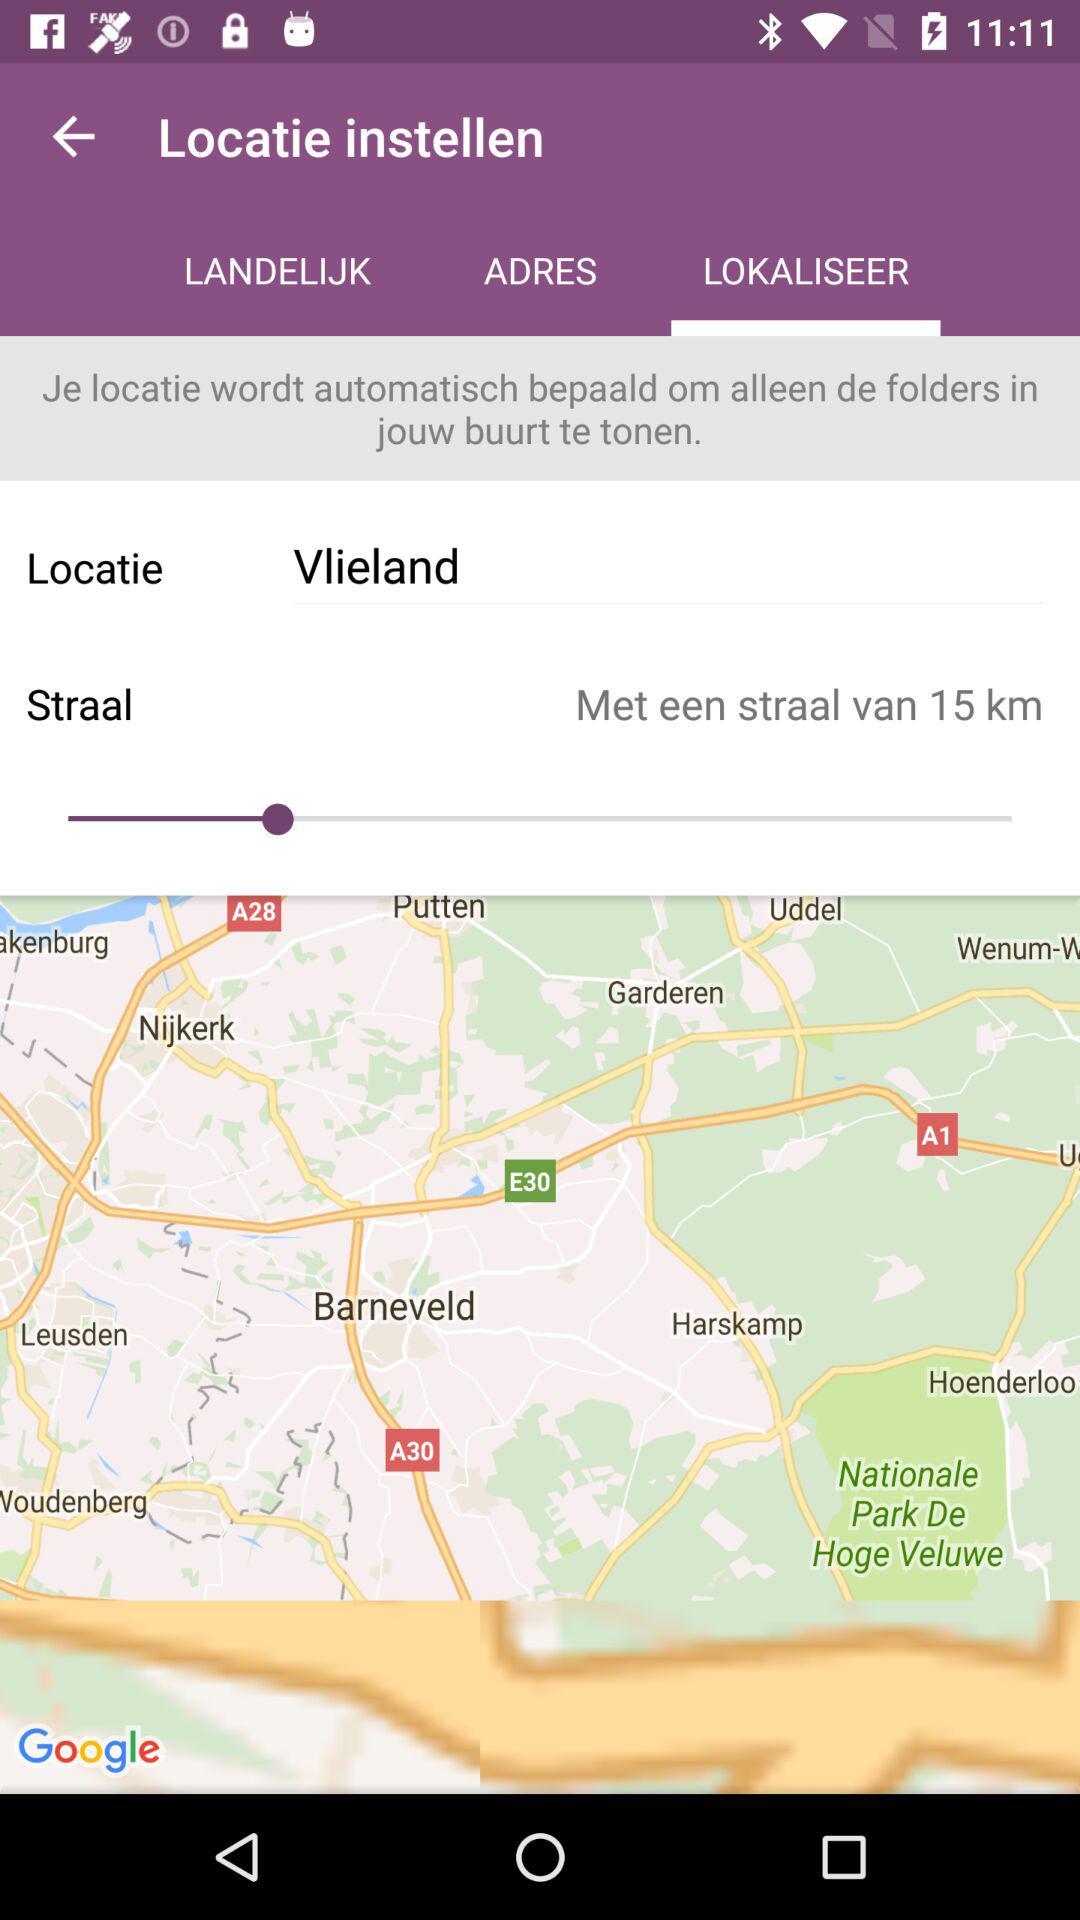 The width and height of the screenshot is (1080, 1920). What do you see at coordinates (804, 272) in the screenshot?
I see `icon next to the adres` at bounding box center [804, 272].